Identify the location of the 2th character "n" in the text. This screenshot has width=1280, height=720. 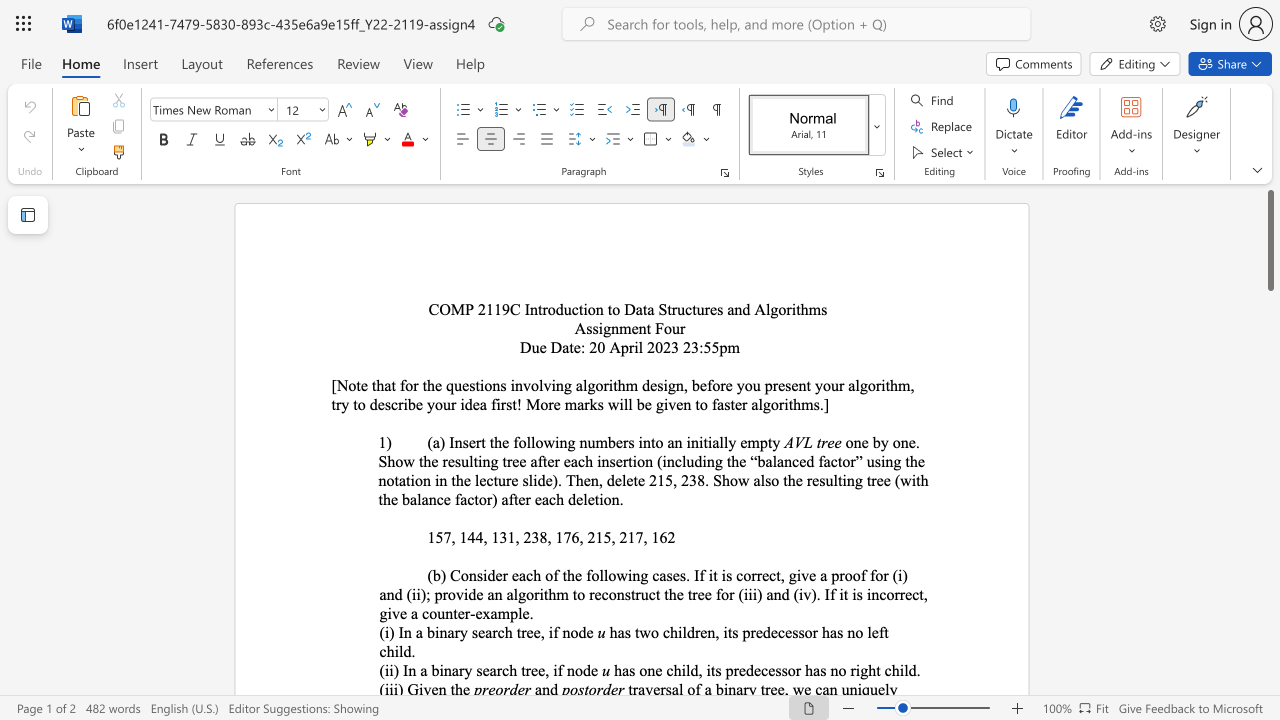
(446, 670).